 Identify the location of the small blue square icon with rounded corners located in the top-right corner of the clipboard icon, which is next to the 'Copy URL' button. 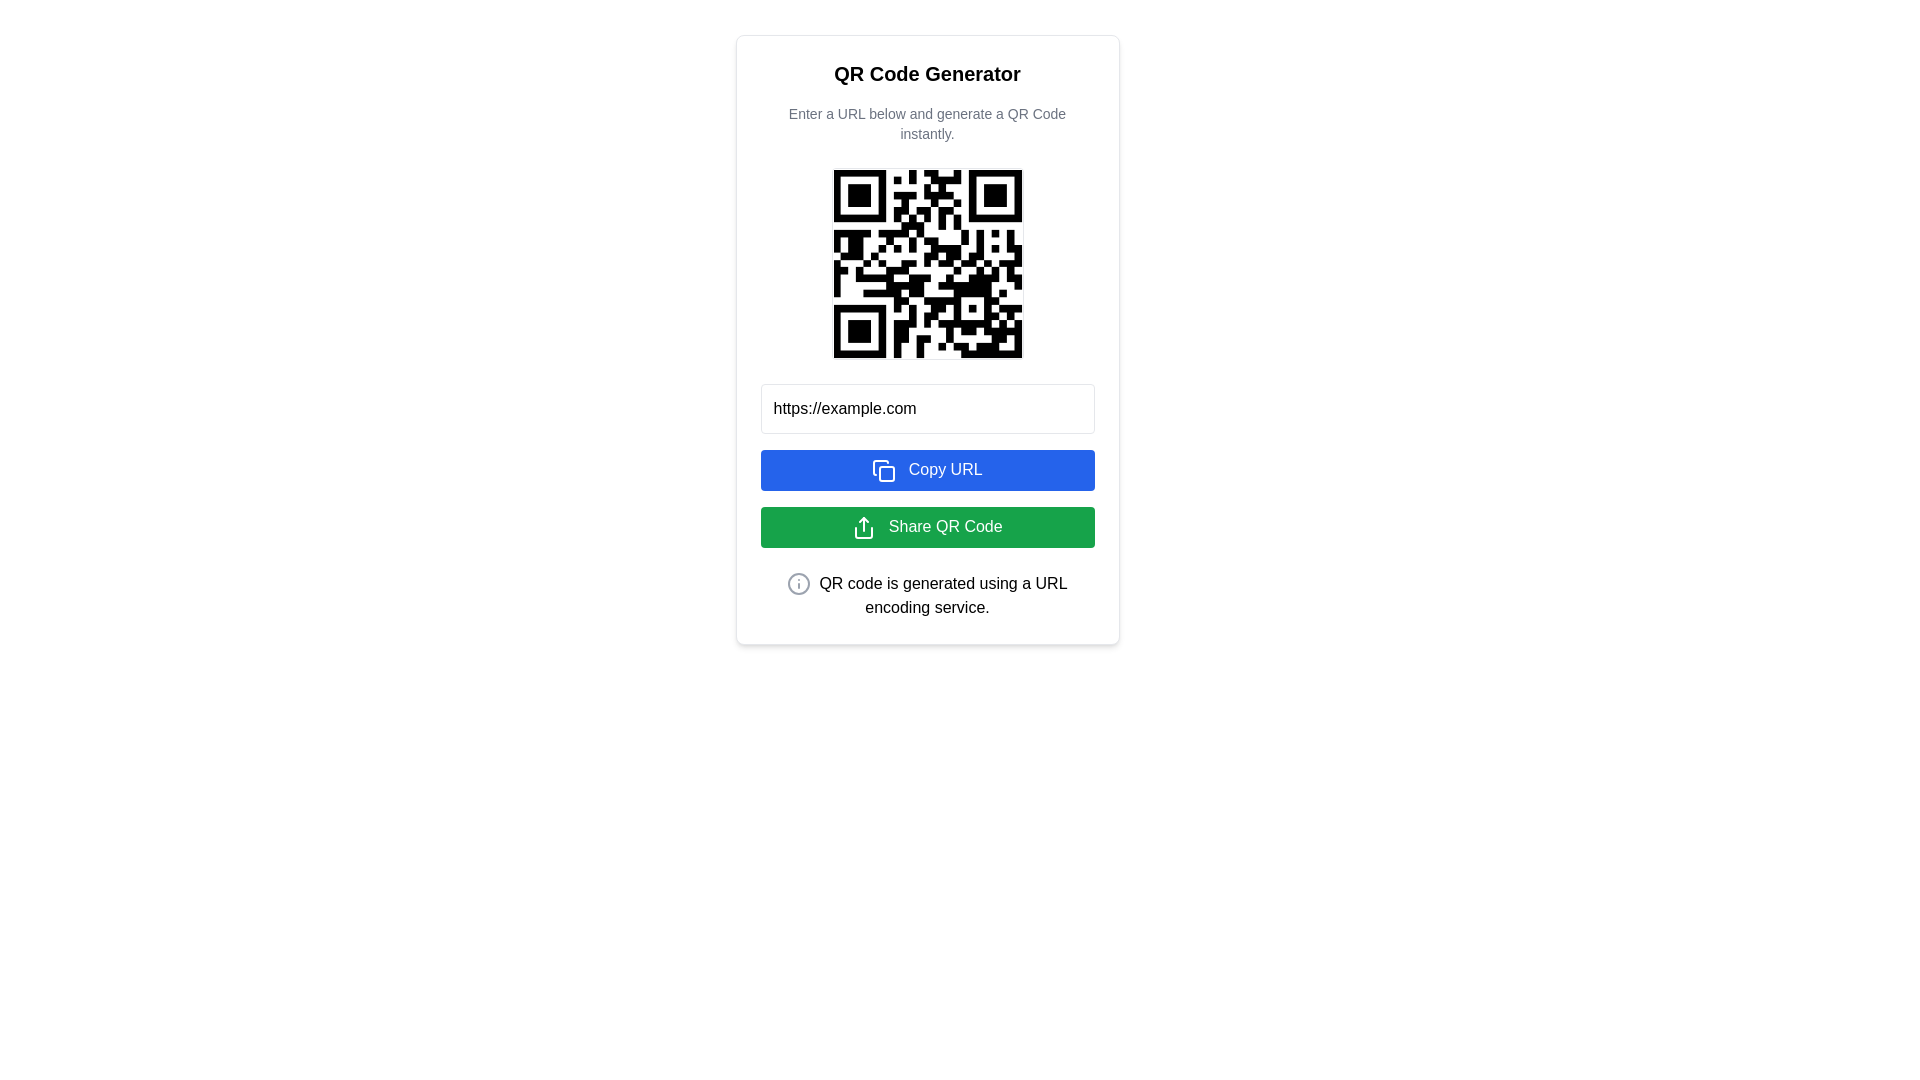
(886, 473).